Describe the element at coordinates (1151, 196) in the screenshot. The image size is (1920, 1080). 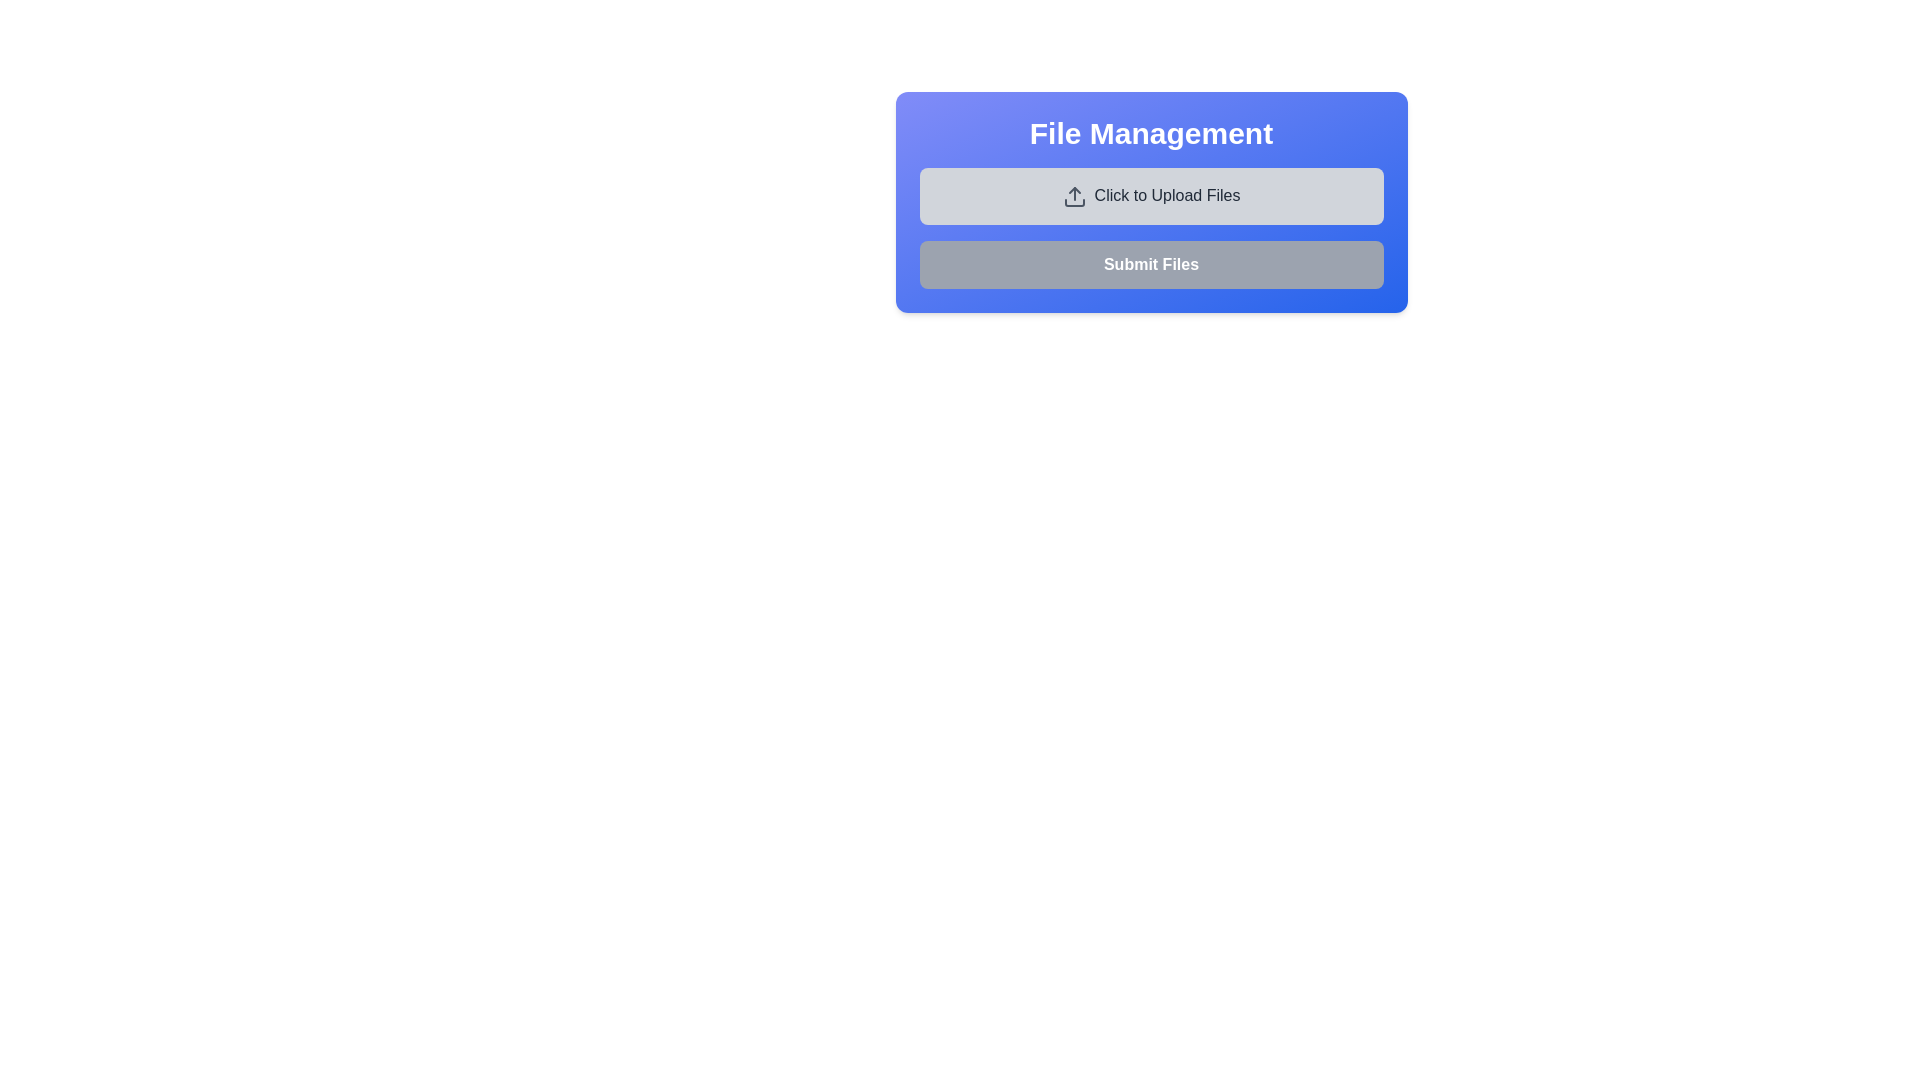
I see `the file upload button located below the 'File Management' heading and above the 'Submit Files' button` at that location.